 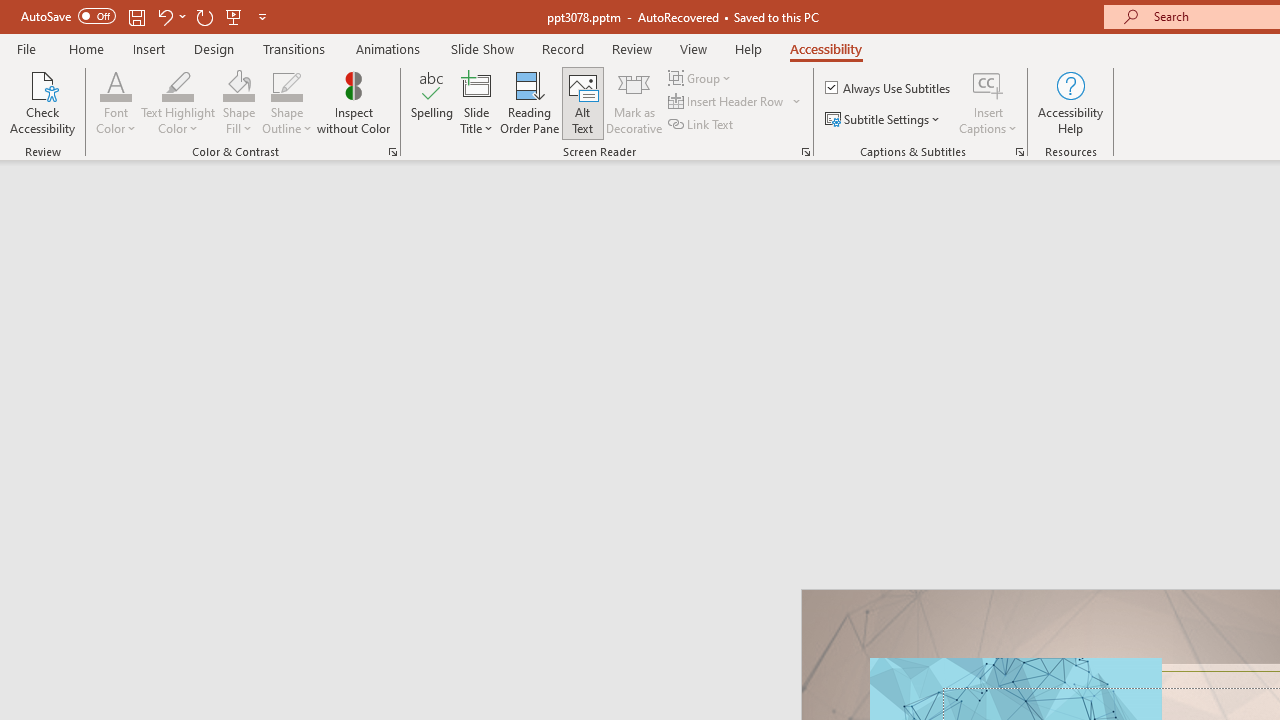 I want to click on 'Insert Header Row', so click(x=726, y=101).